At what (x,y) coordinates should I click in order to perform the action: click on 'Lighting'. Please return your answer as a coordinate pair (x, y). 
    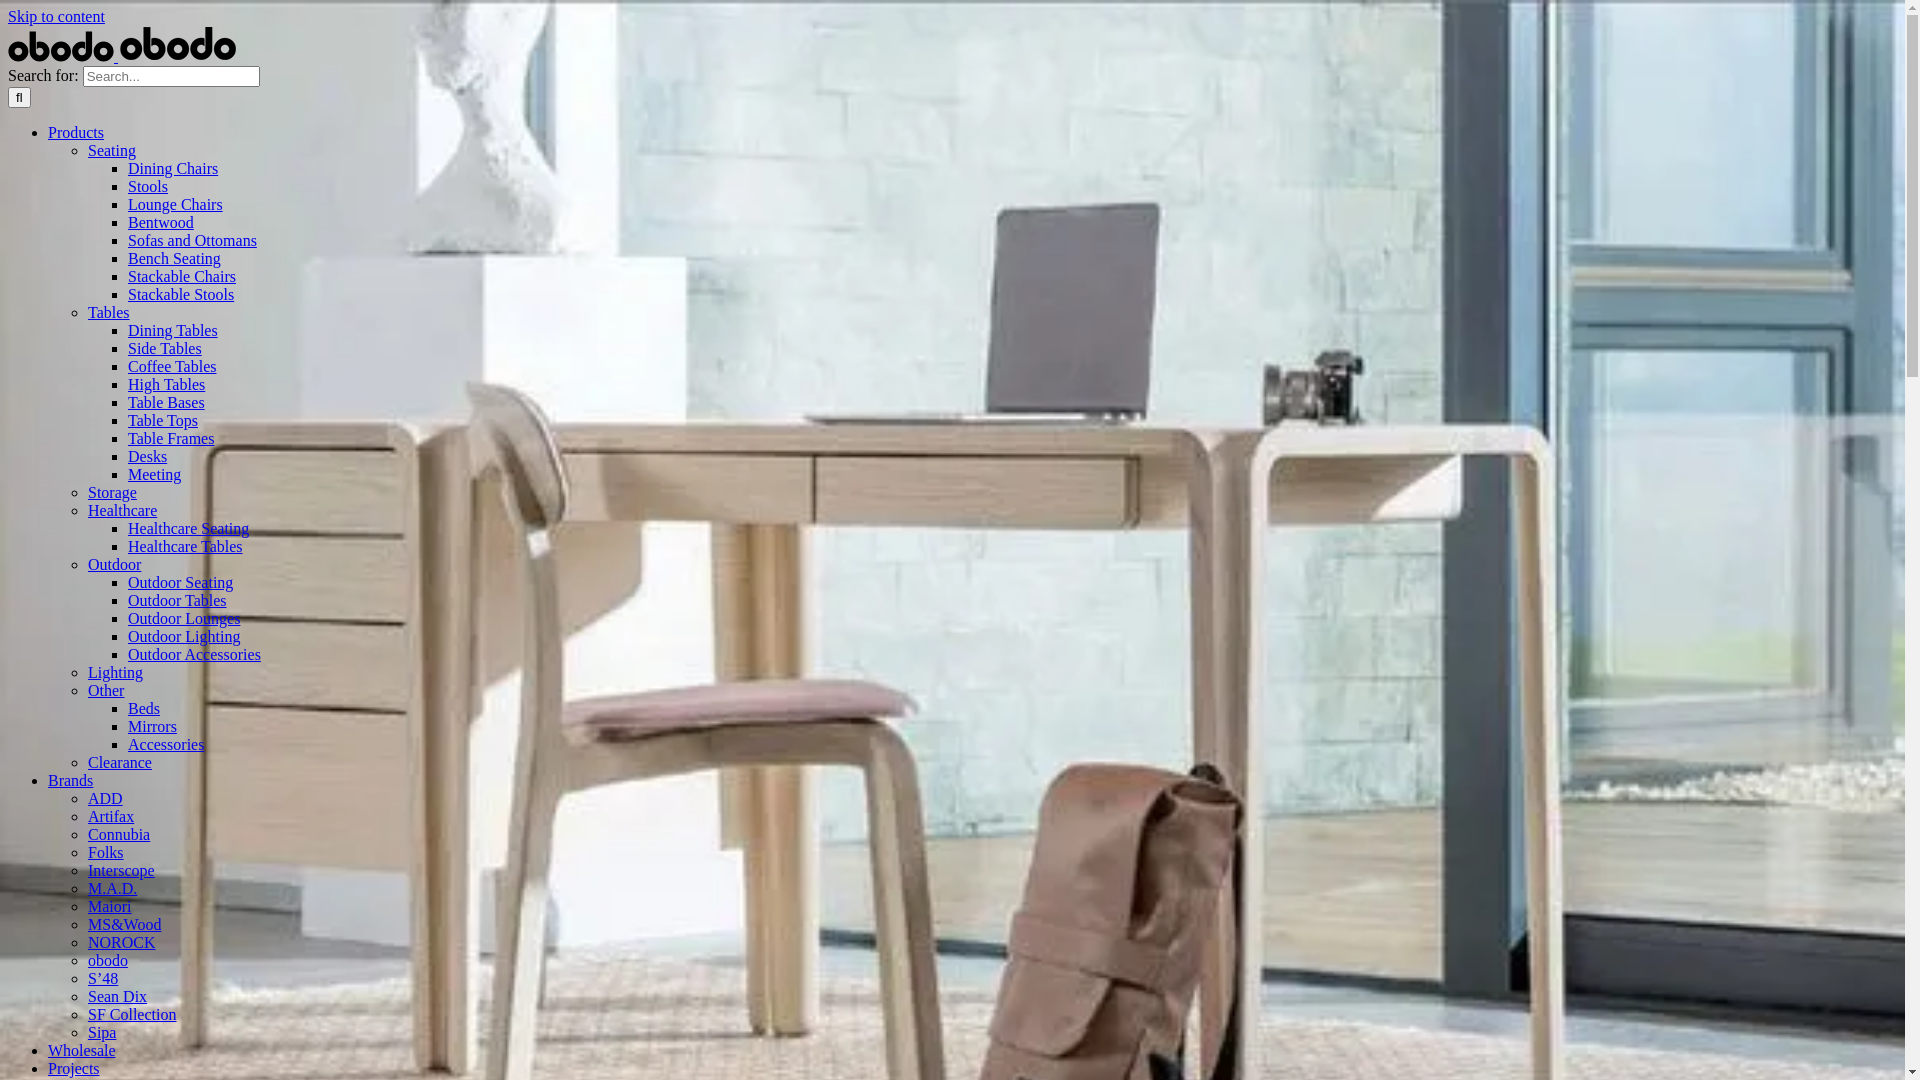
    Looking at the image, I should click on (114, 672).